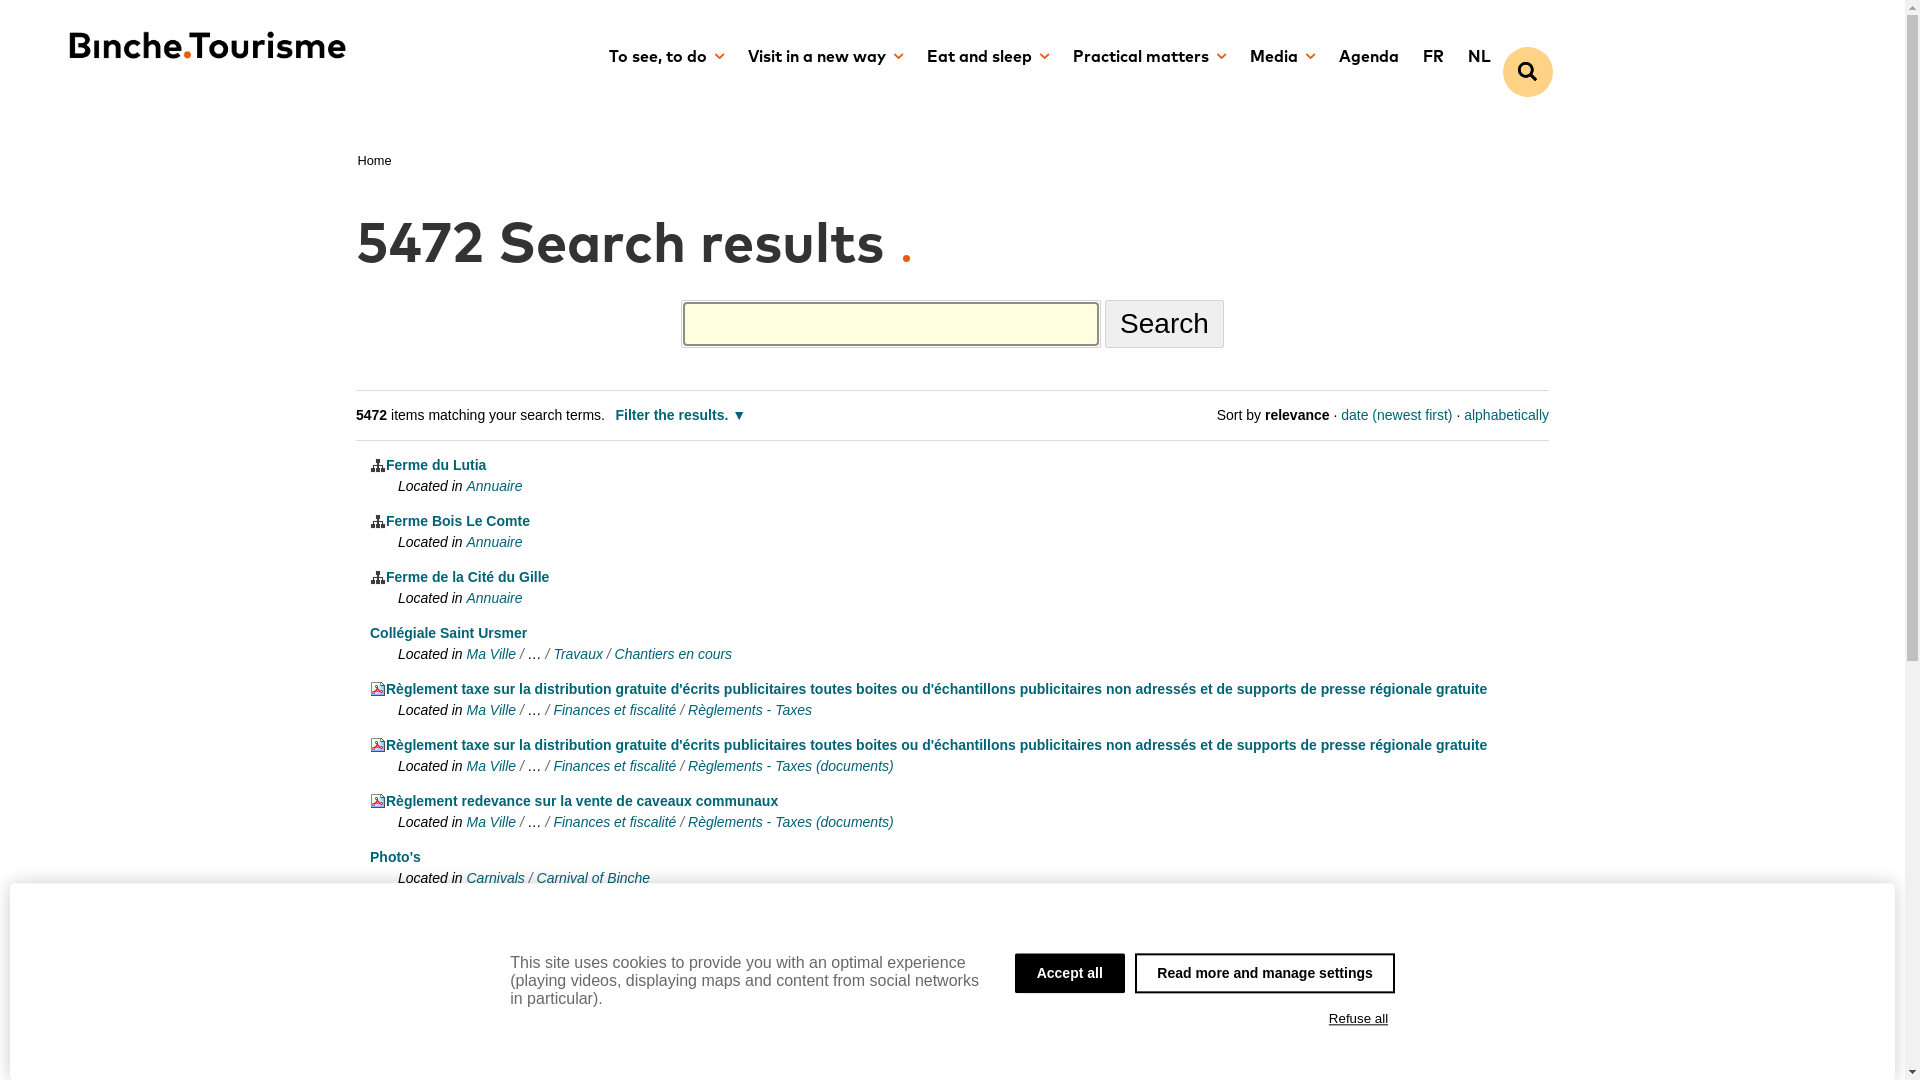  I want to click on 'Photo's', so click(395, 855).